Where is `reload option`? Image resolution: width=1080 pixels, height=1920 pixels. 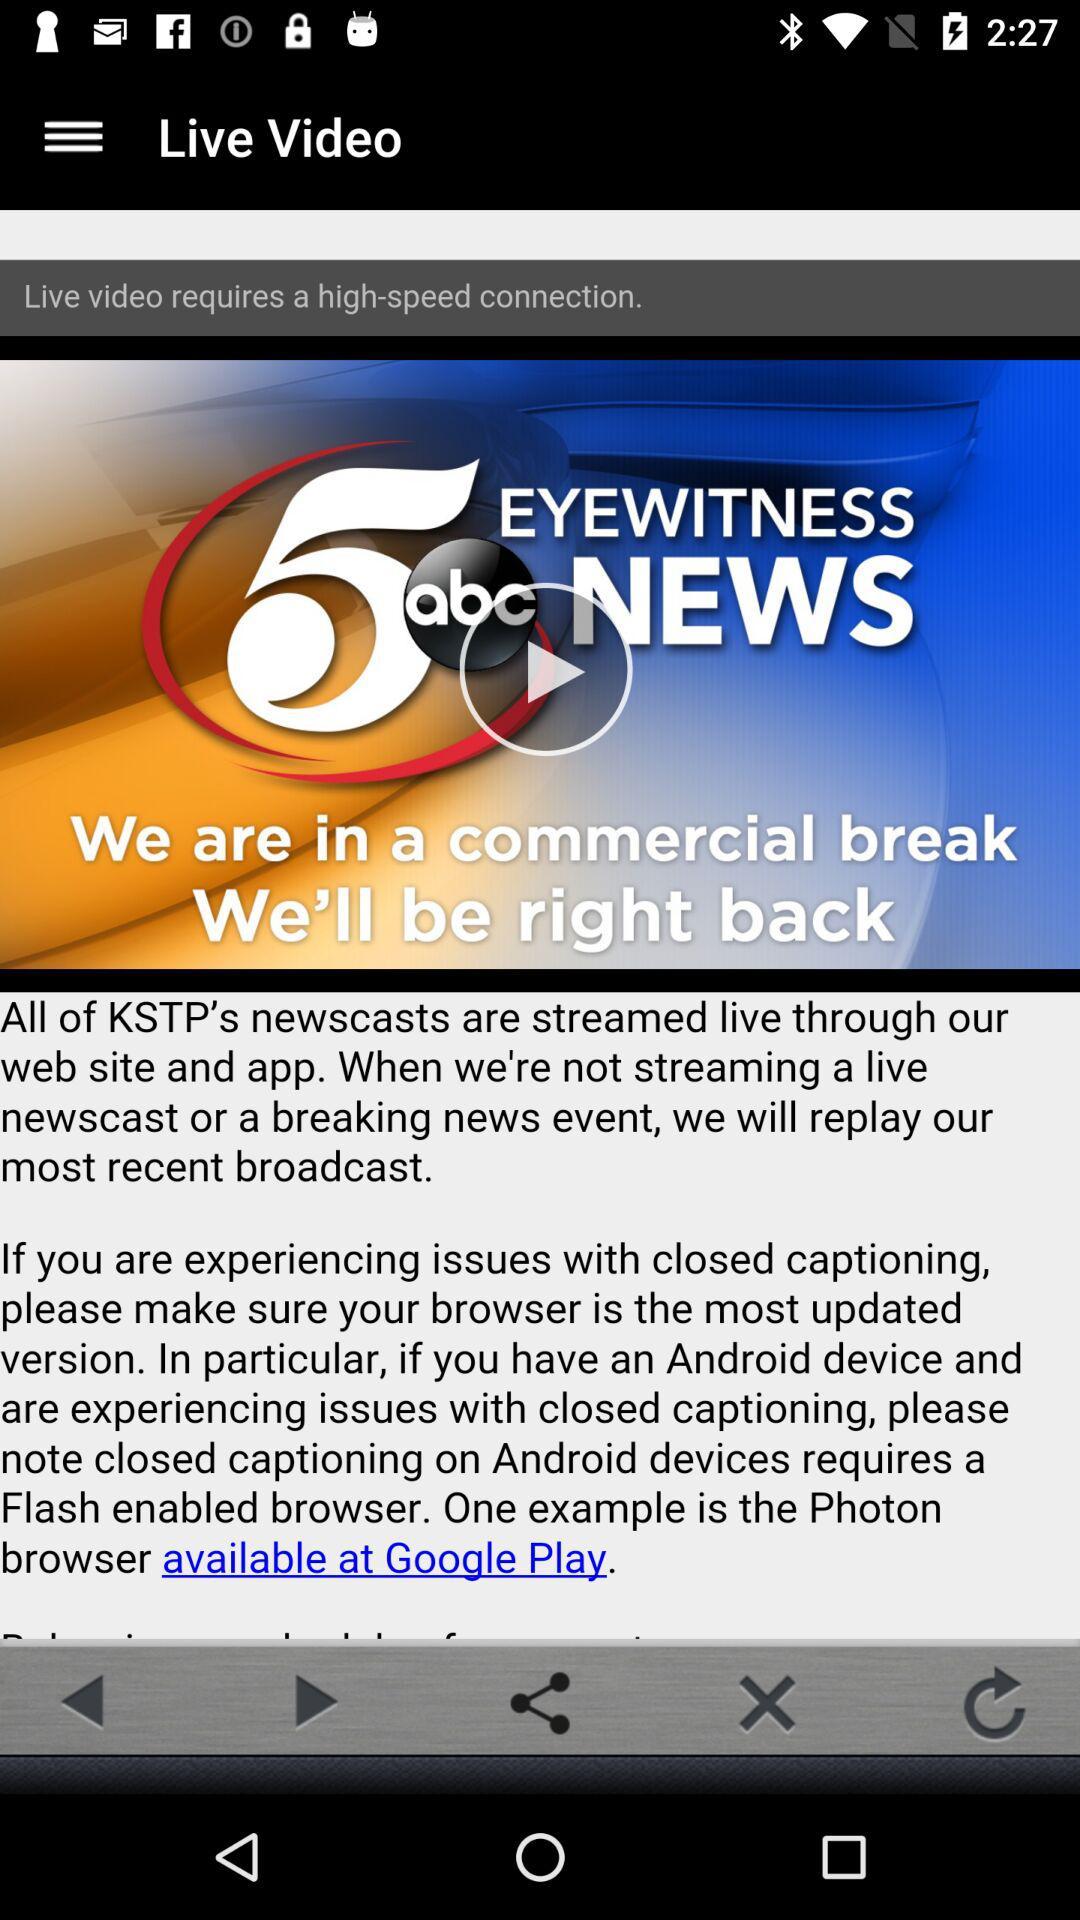
reload option is located at coordinates (994, 1702).